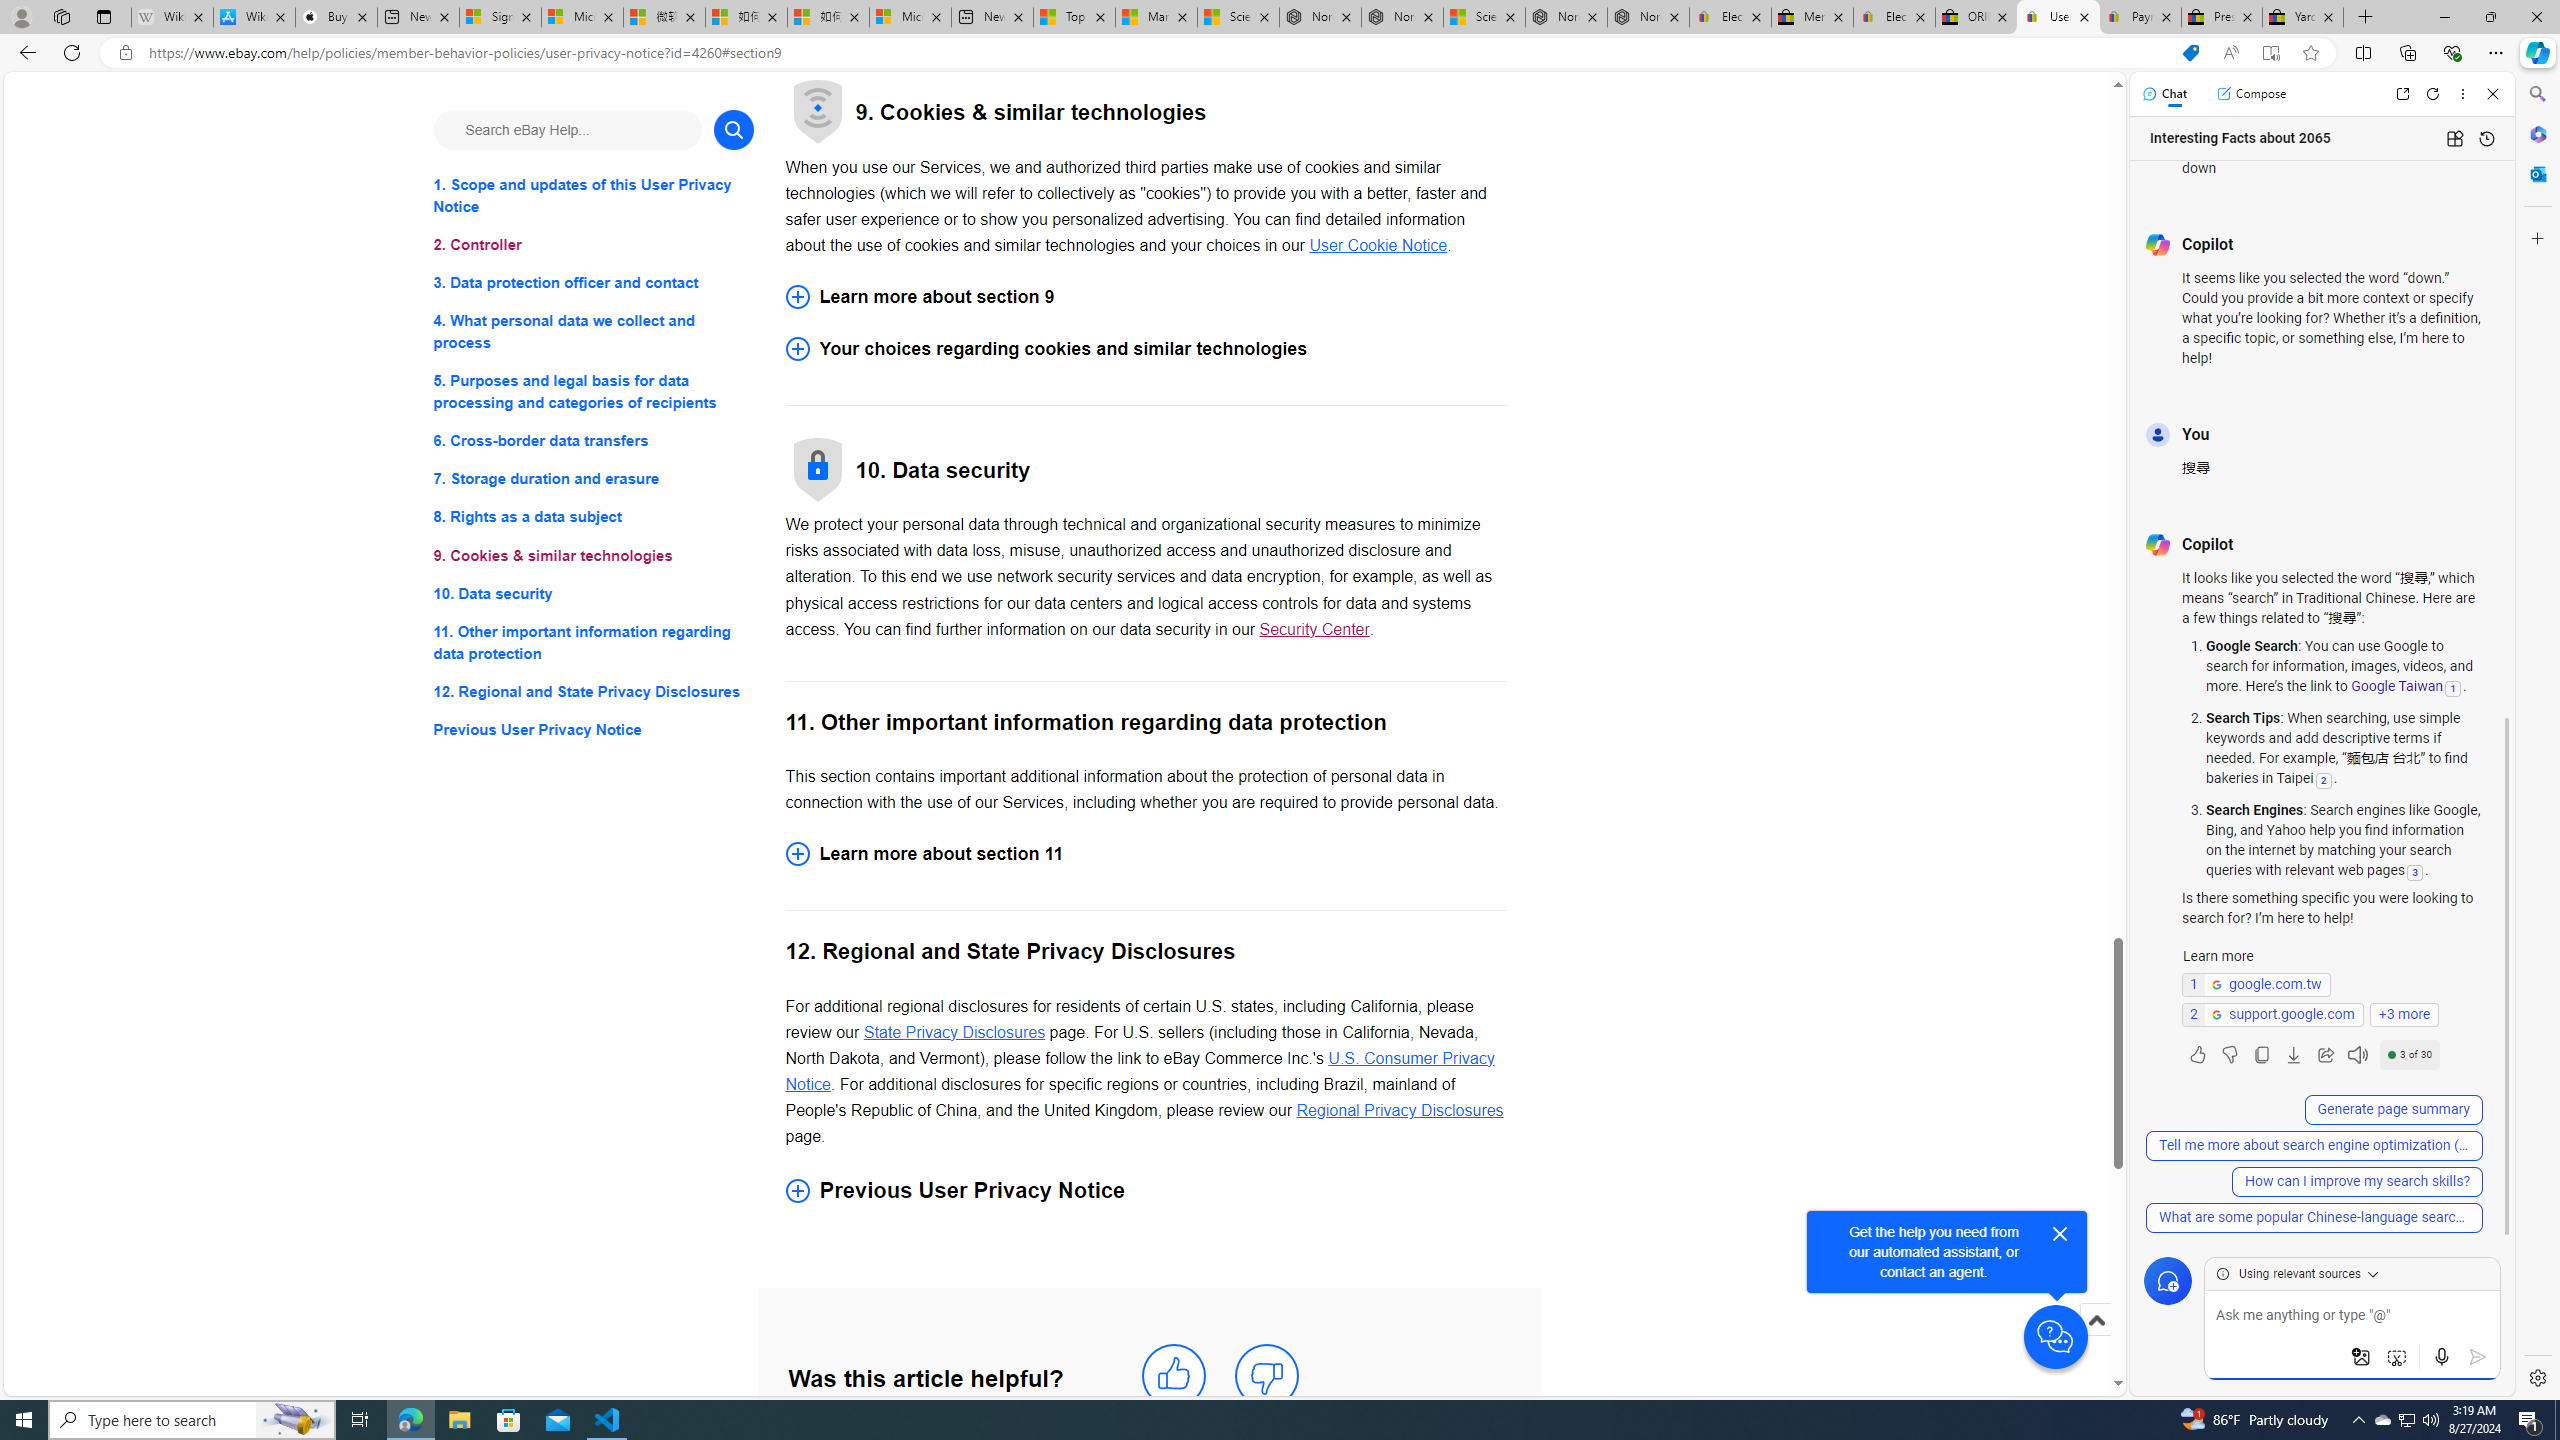  Describe the element at coordinates (592, 283) in the screenshot. I see `'3. Data protection officer and contact'` at that location.